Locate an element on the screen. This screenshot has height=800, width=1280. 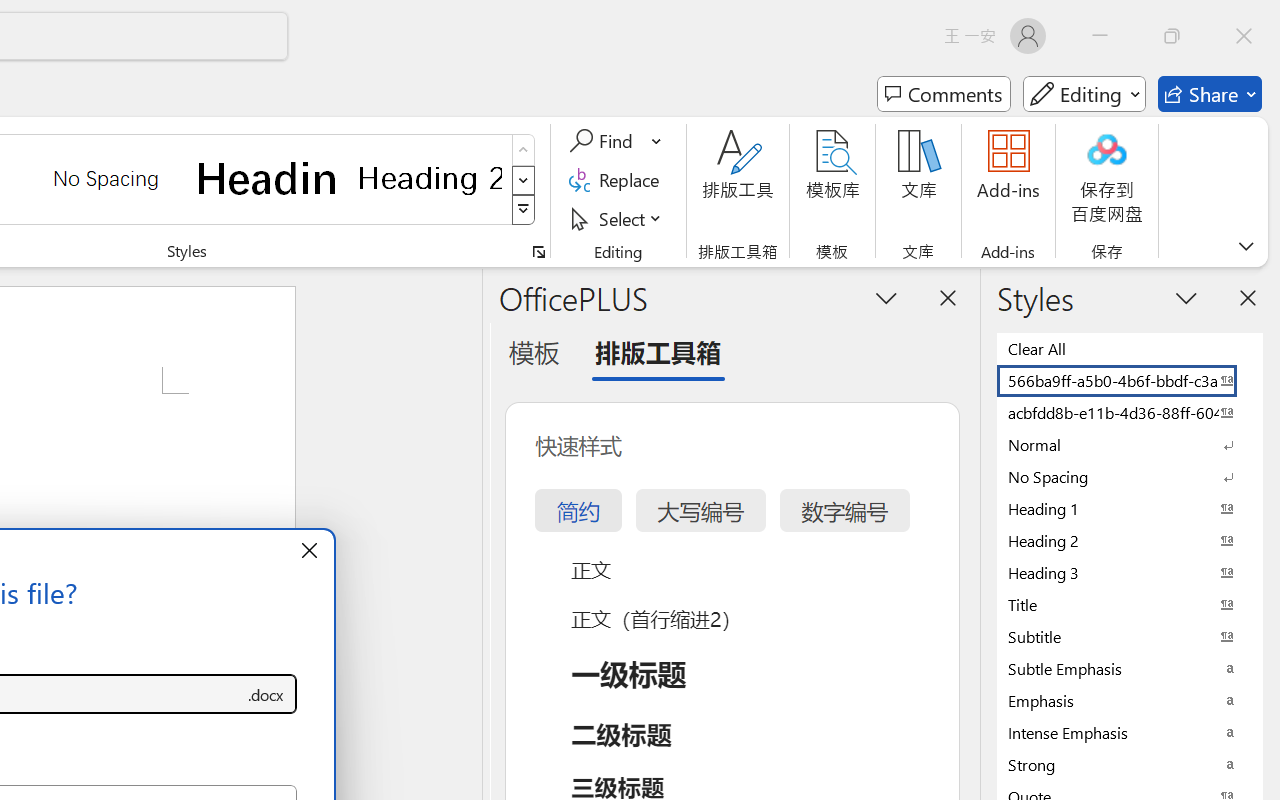
'Close' is located at coordinates (1243, 35).